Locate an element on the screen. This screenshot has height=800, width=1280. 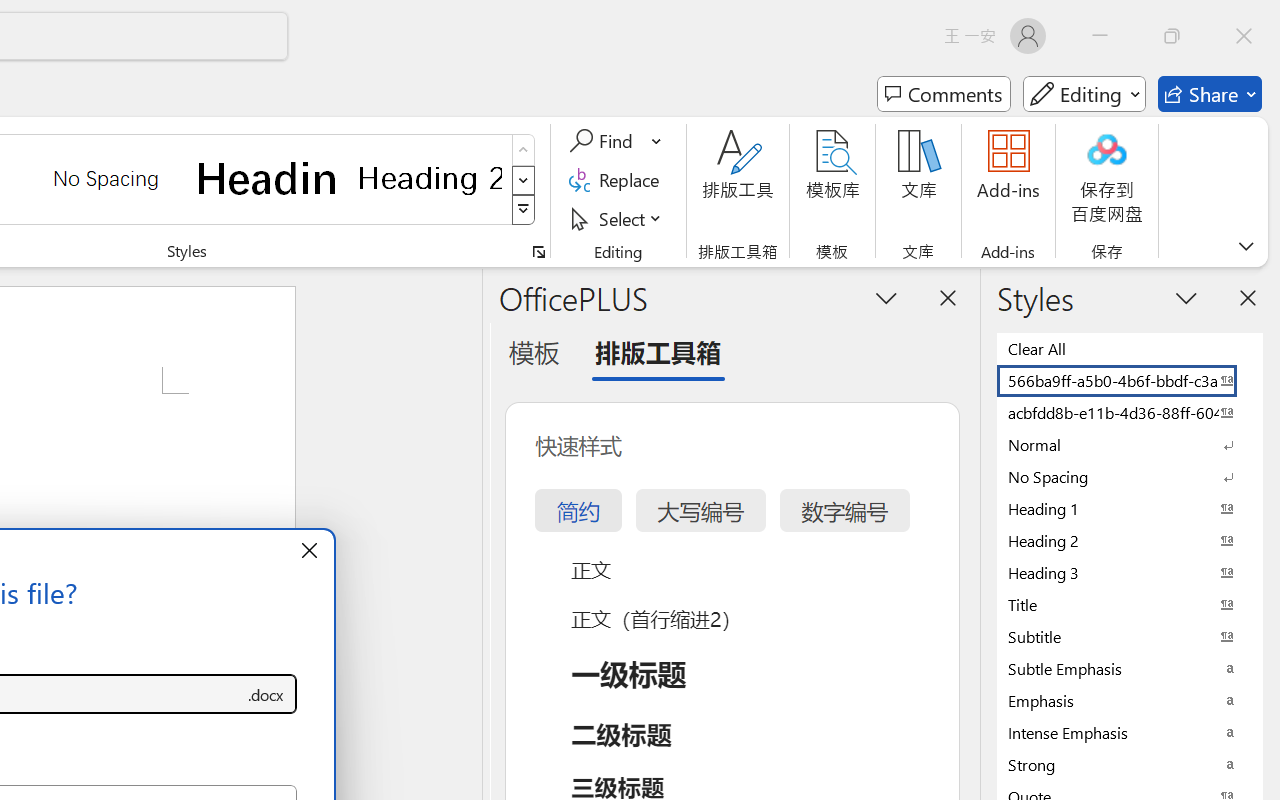
'Close' is located at coordinates (1243, 35).